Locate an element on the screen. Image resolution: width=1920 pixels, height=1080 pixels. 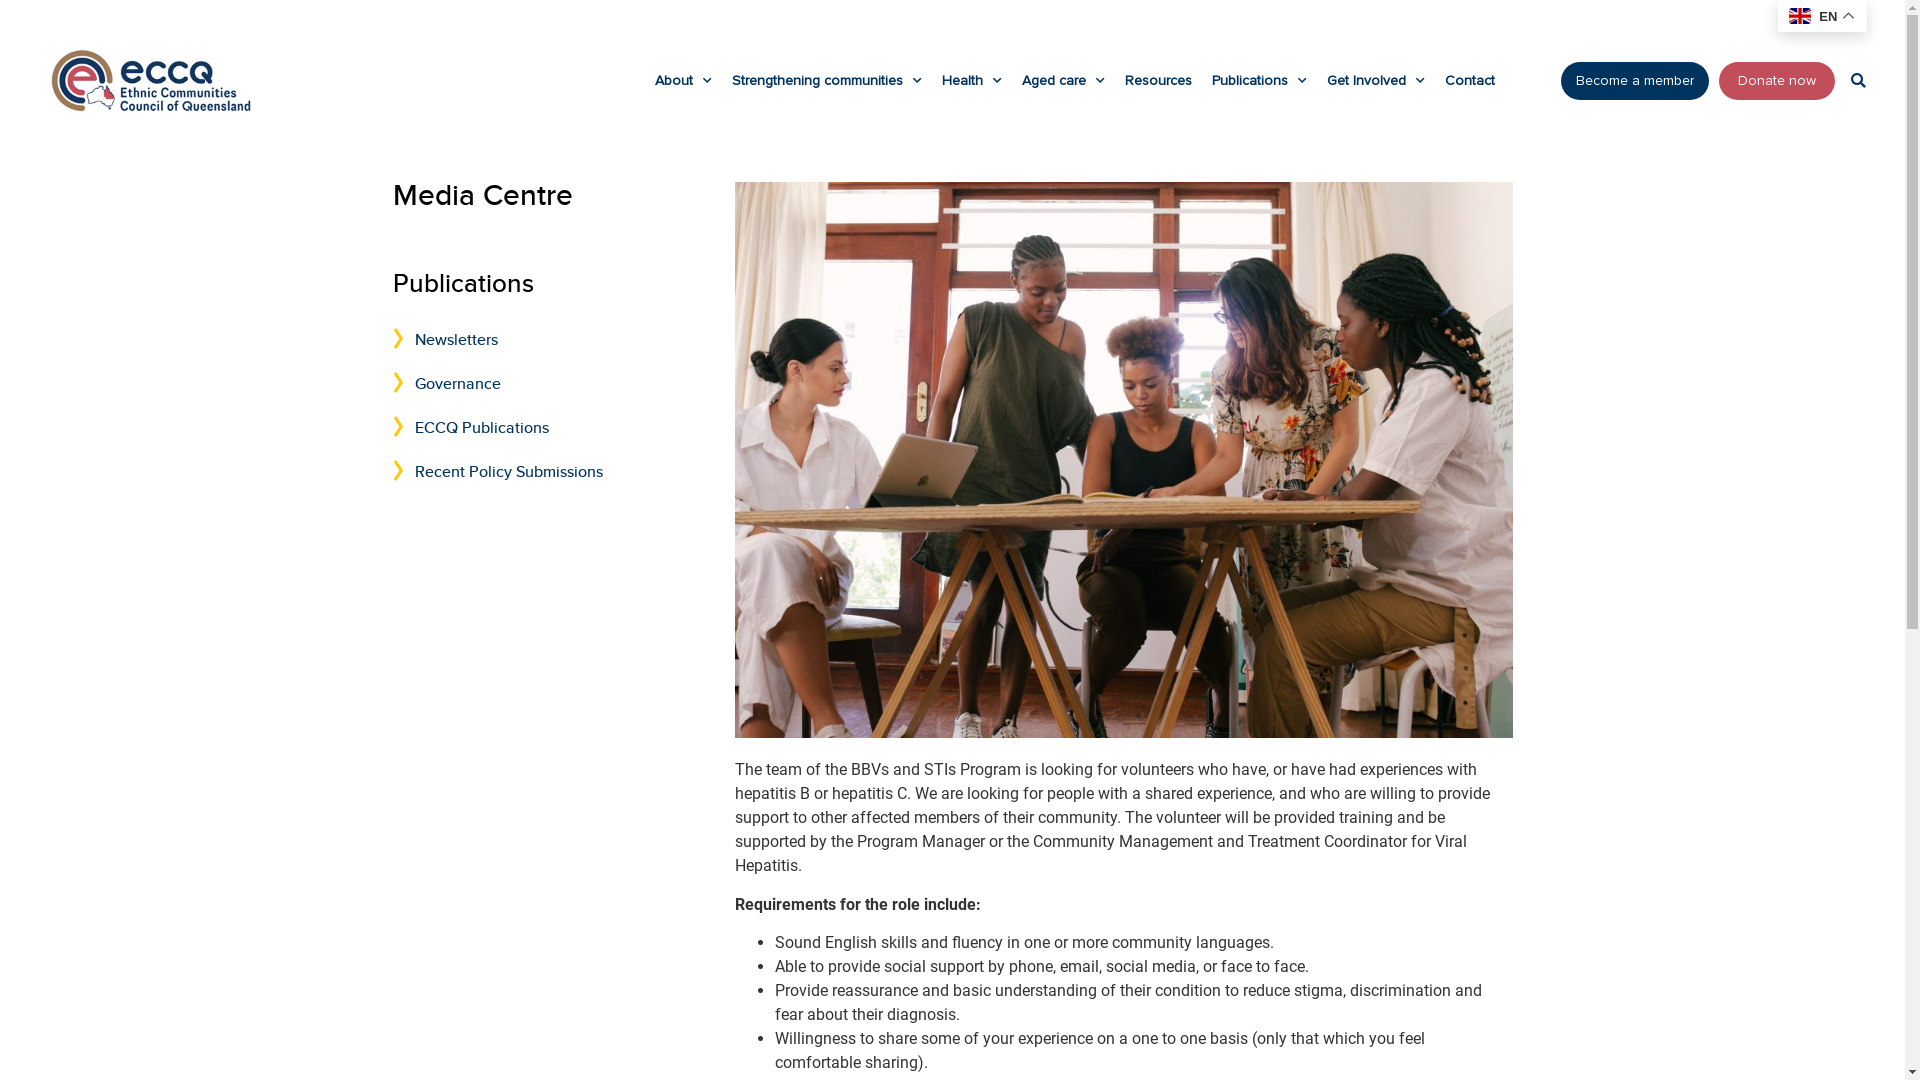
'About' is located at coordinates (683, 80).